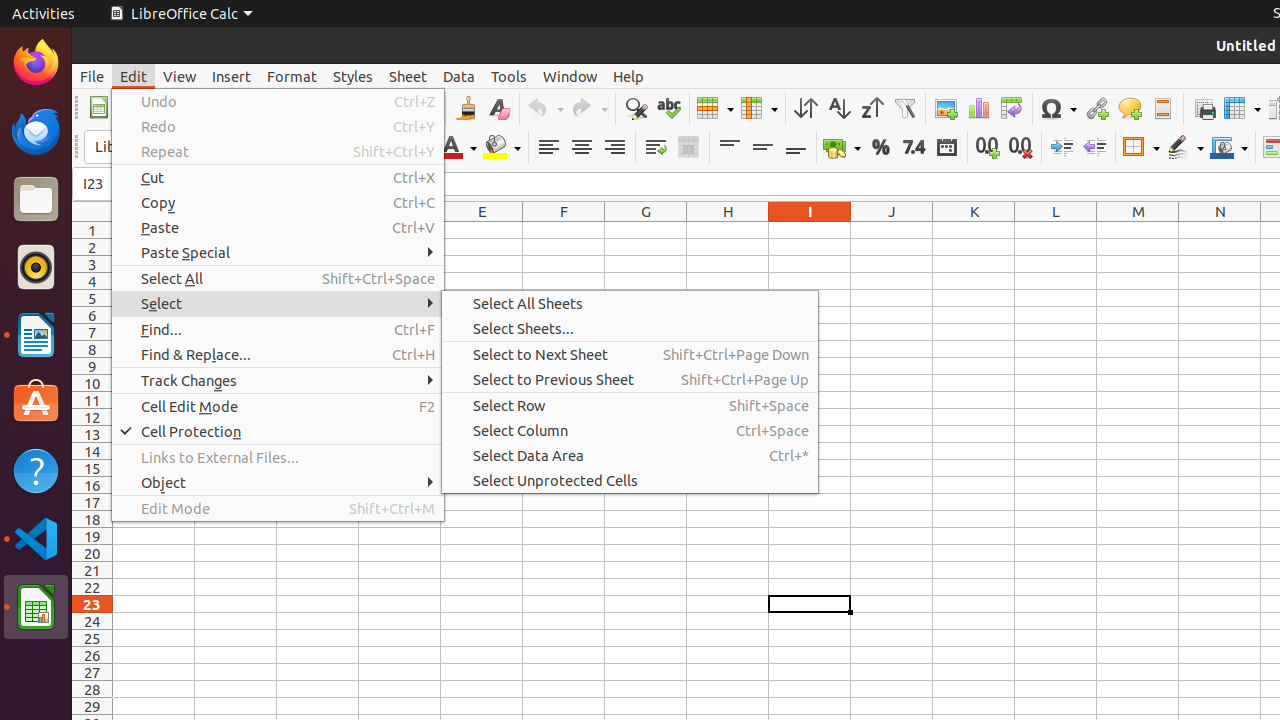 The width and height of the screenshot is (1280, 720). Describe the element at coordinates (1060, 146) in the screenshot. I see `'Increase'` at that location.